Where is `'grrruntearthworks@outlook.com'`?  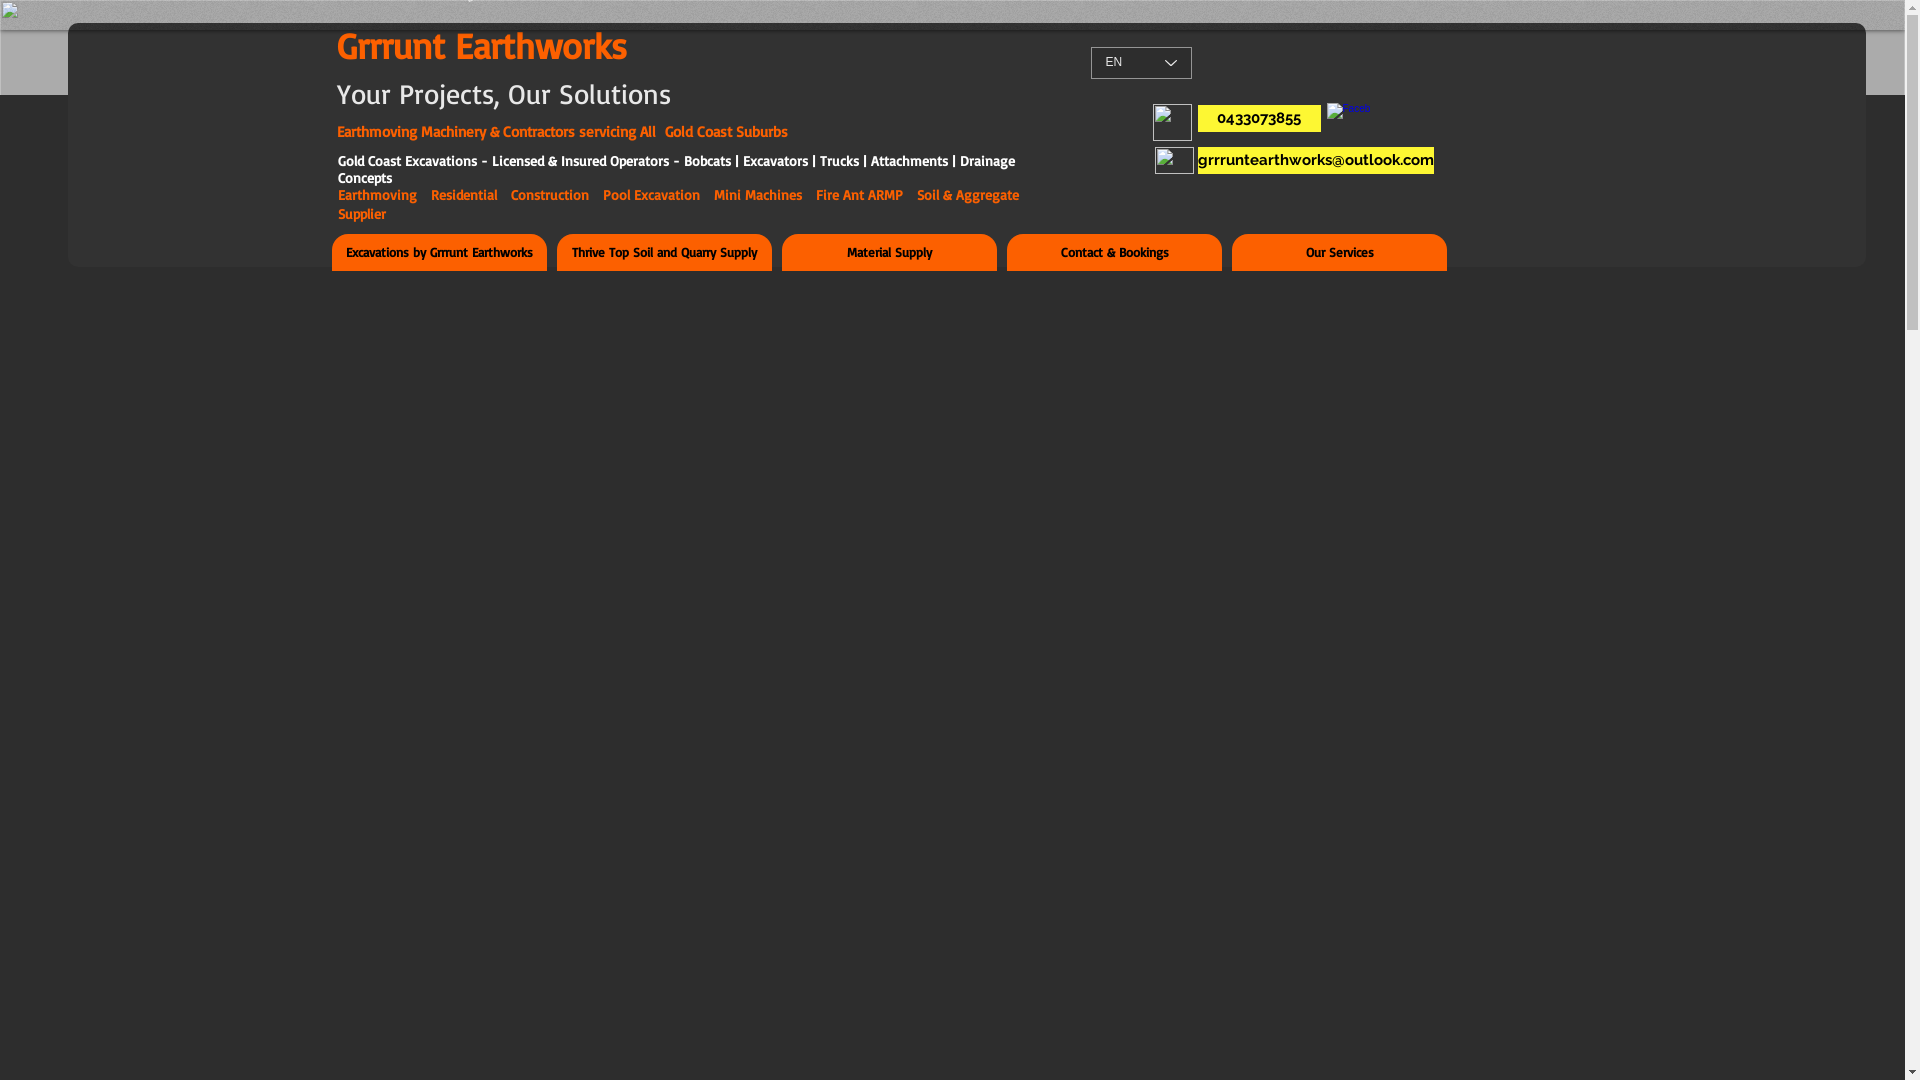
'grrruntearthworks@outlook.com' is located at coordinates (1315, 159).